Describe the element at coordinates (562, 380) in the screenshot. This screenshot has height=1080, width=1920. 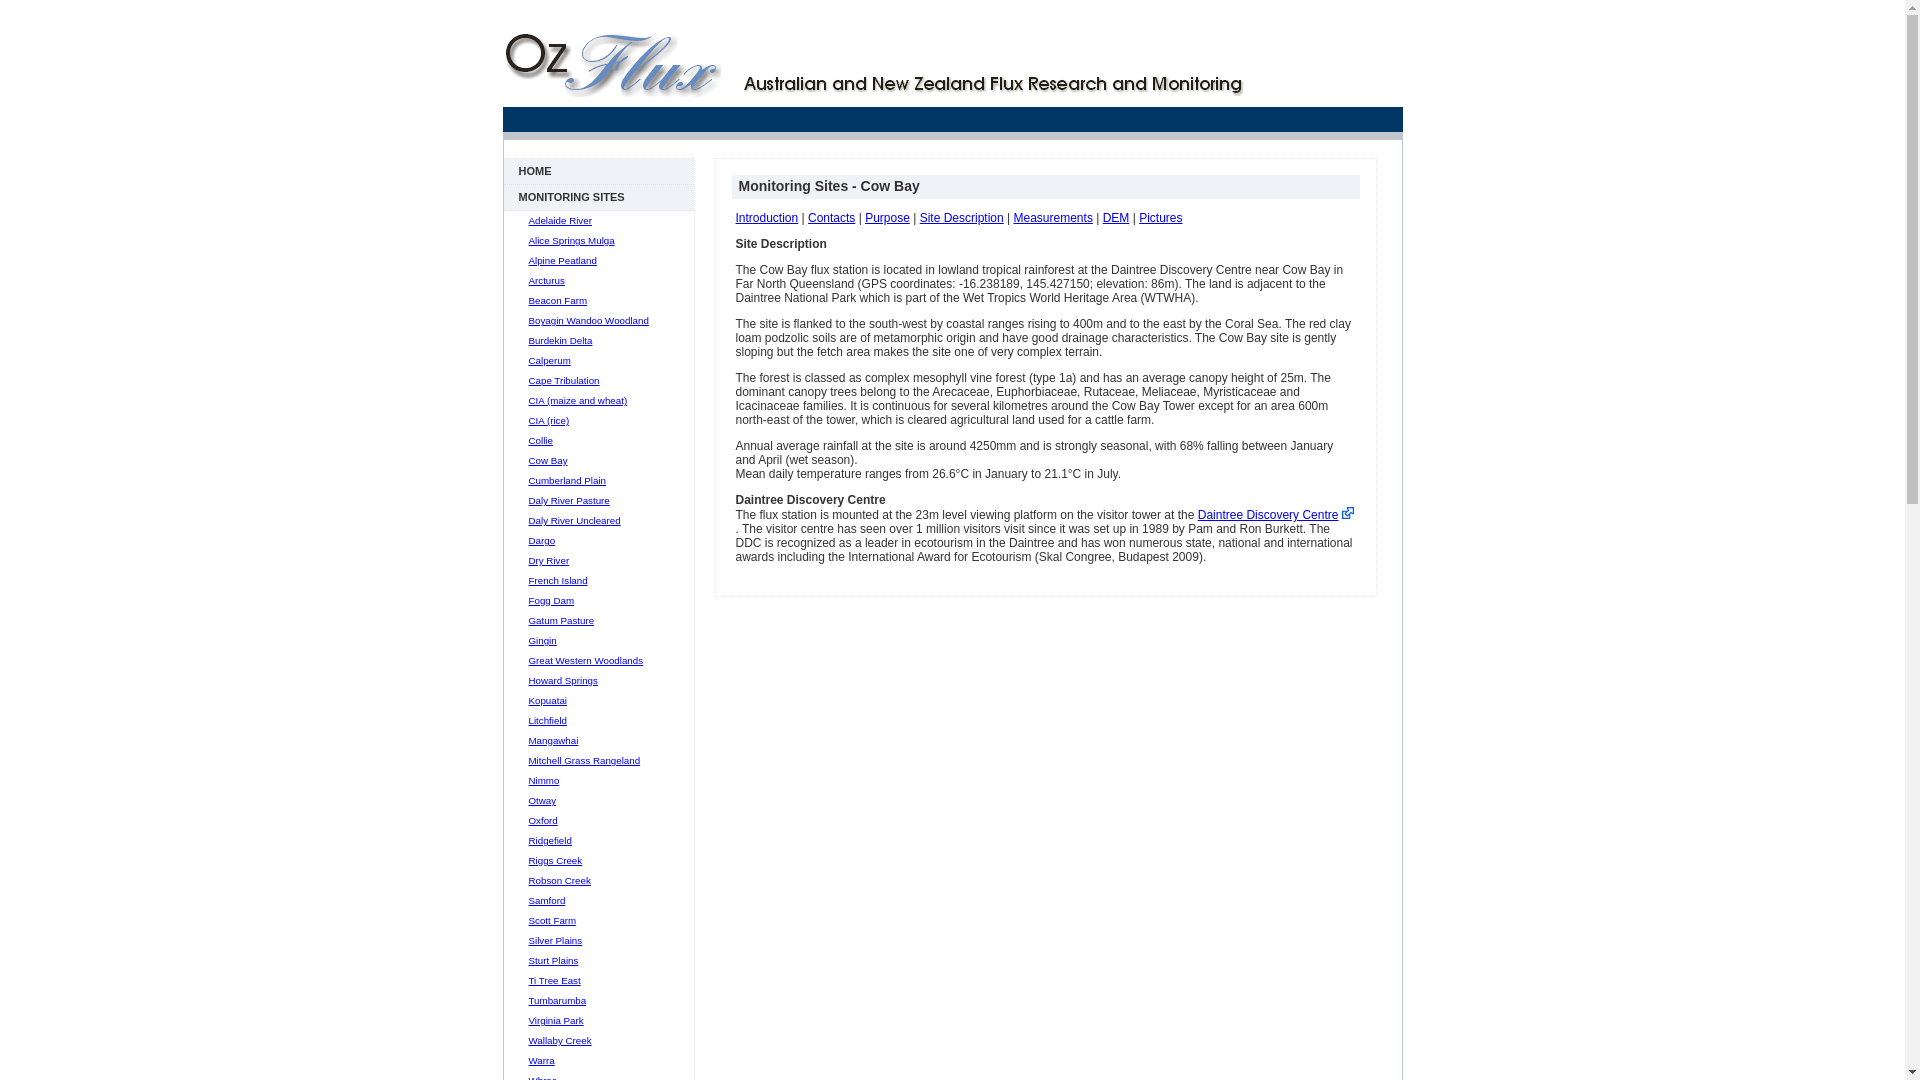
I see `'Cape Tribulation'` at that location.